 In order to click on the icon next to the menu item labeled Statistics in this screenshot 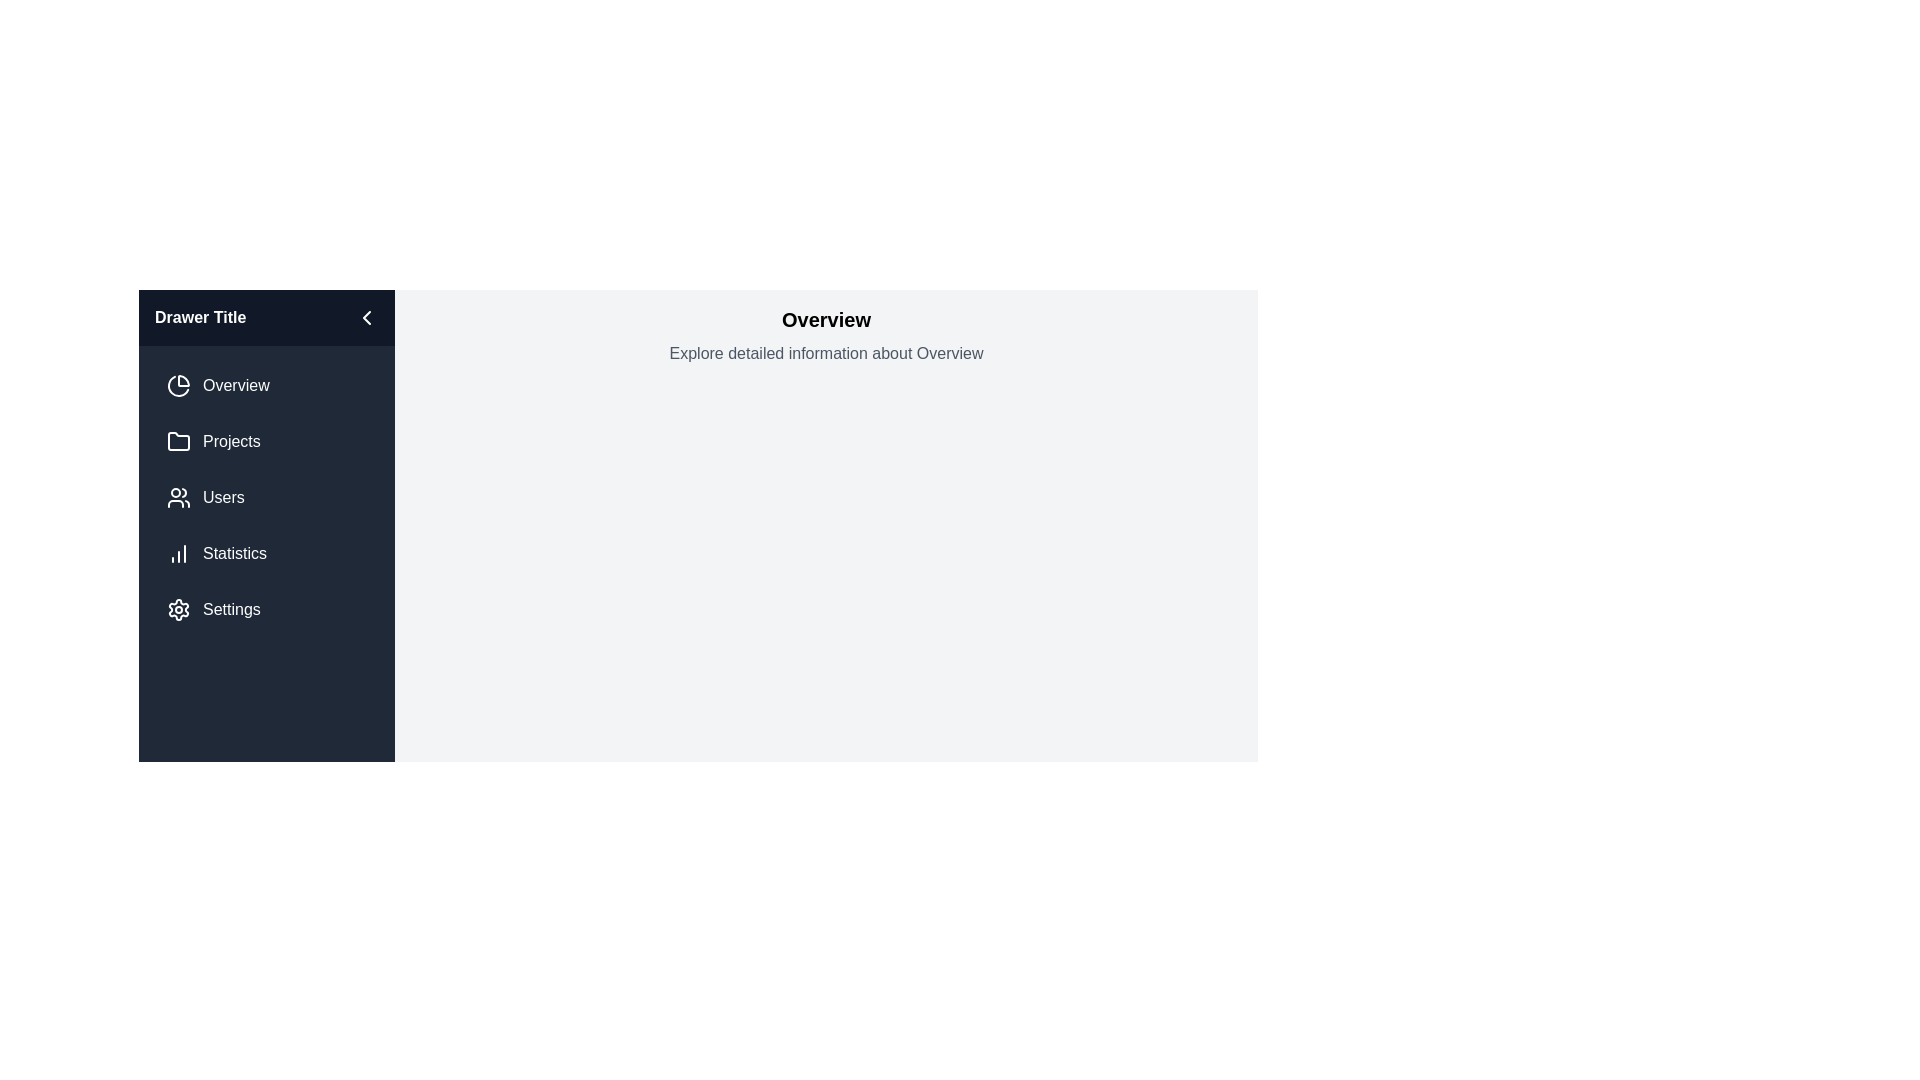, I will do `click(178, 554)`.